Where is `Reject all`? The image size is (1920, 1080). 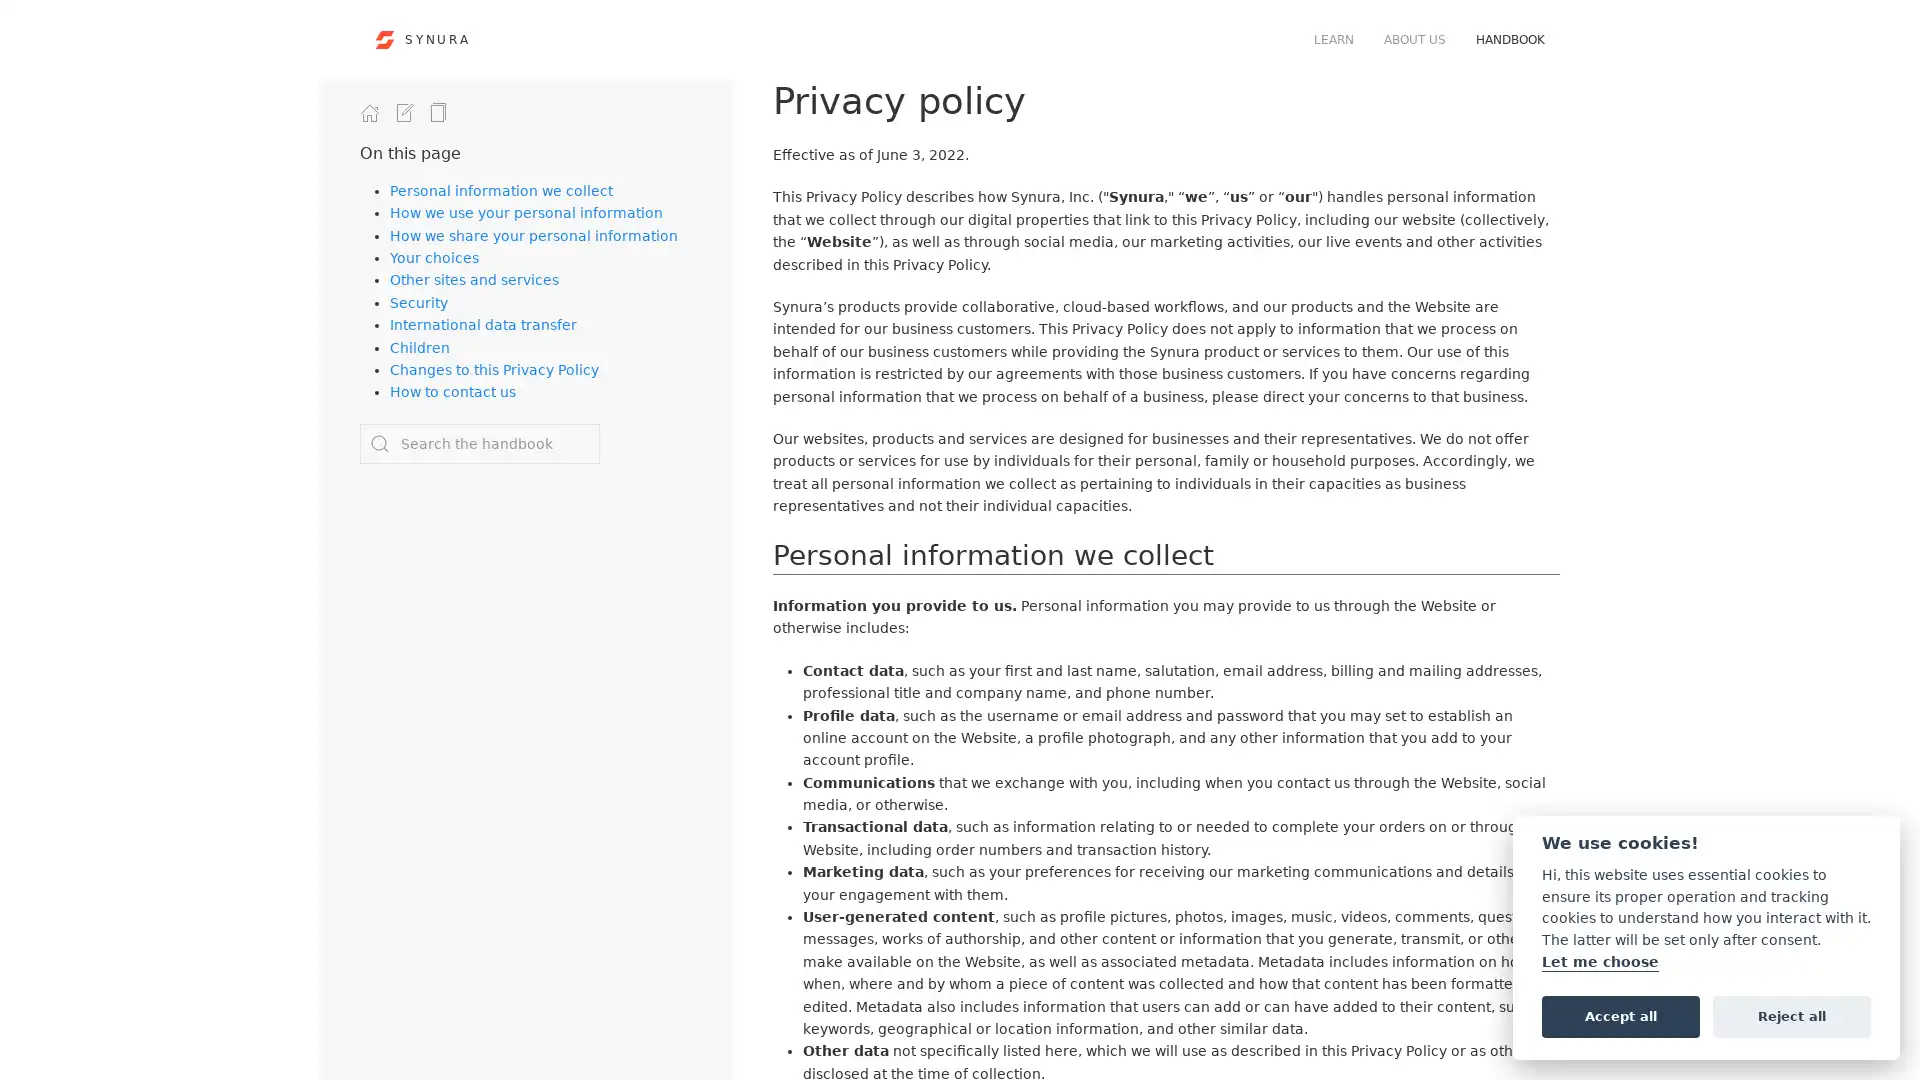
Reject all is located at coordinates (1791, 1015).